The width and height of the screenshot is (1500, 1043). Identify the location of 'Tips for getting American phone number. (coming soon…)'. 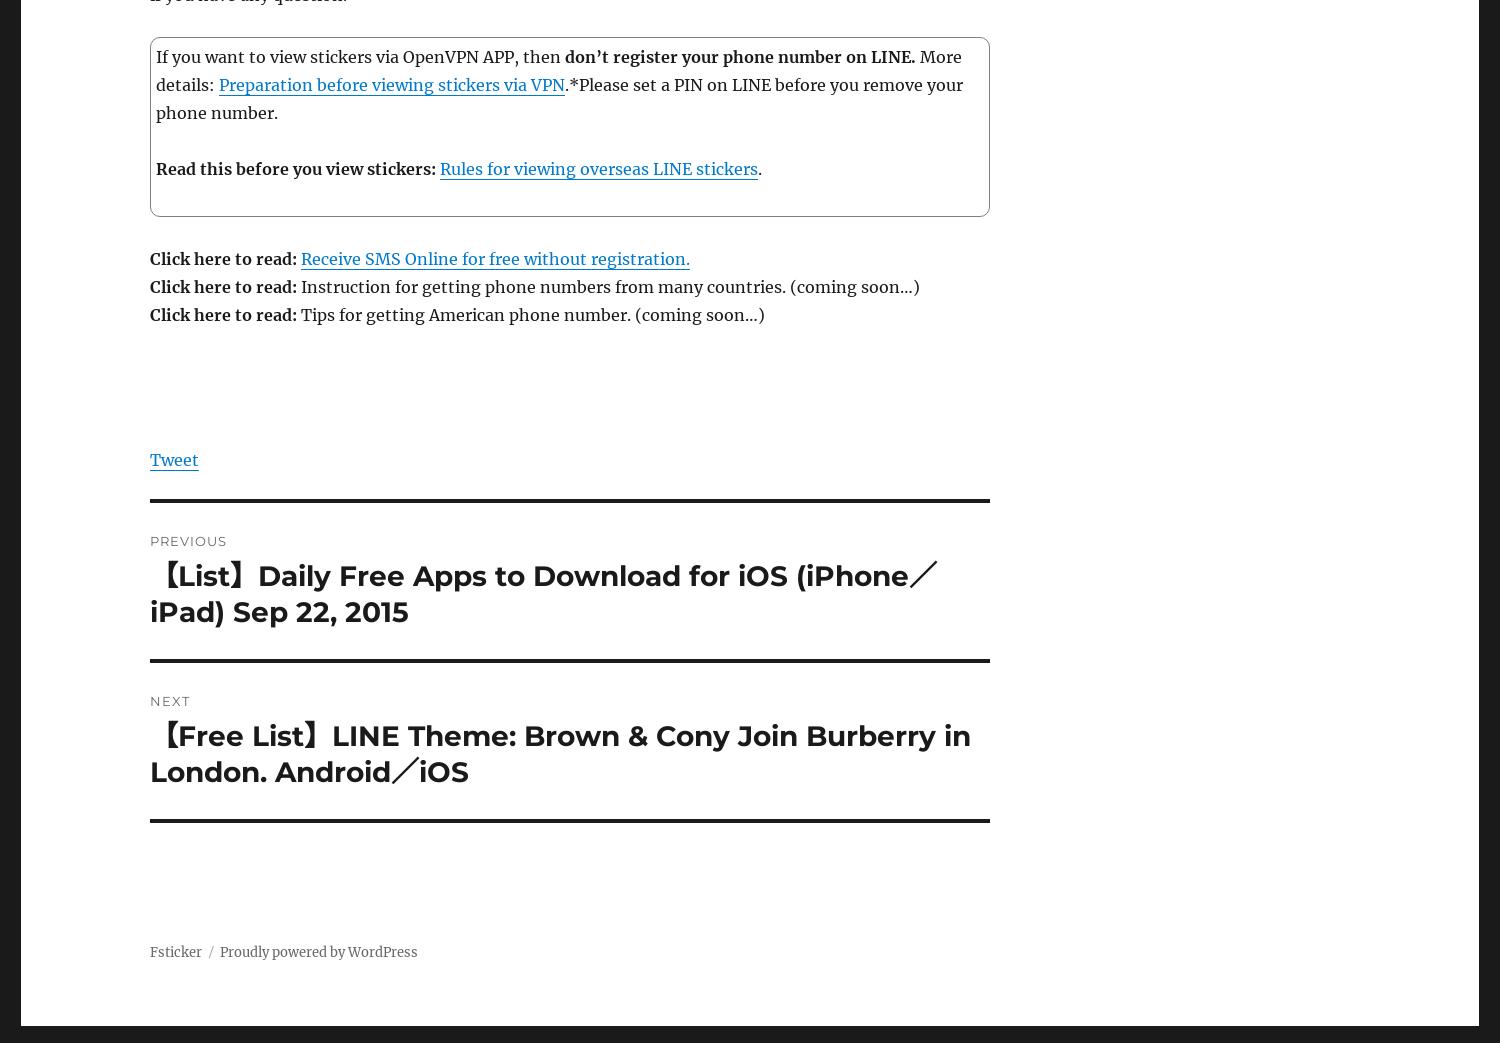
(531, 313).